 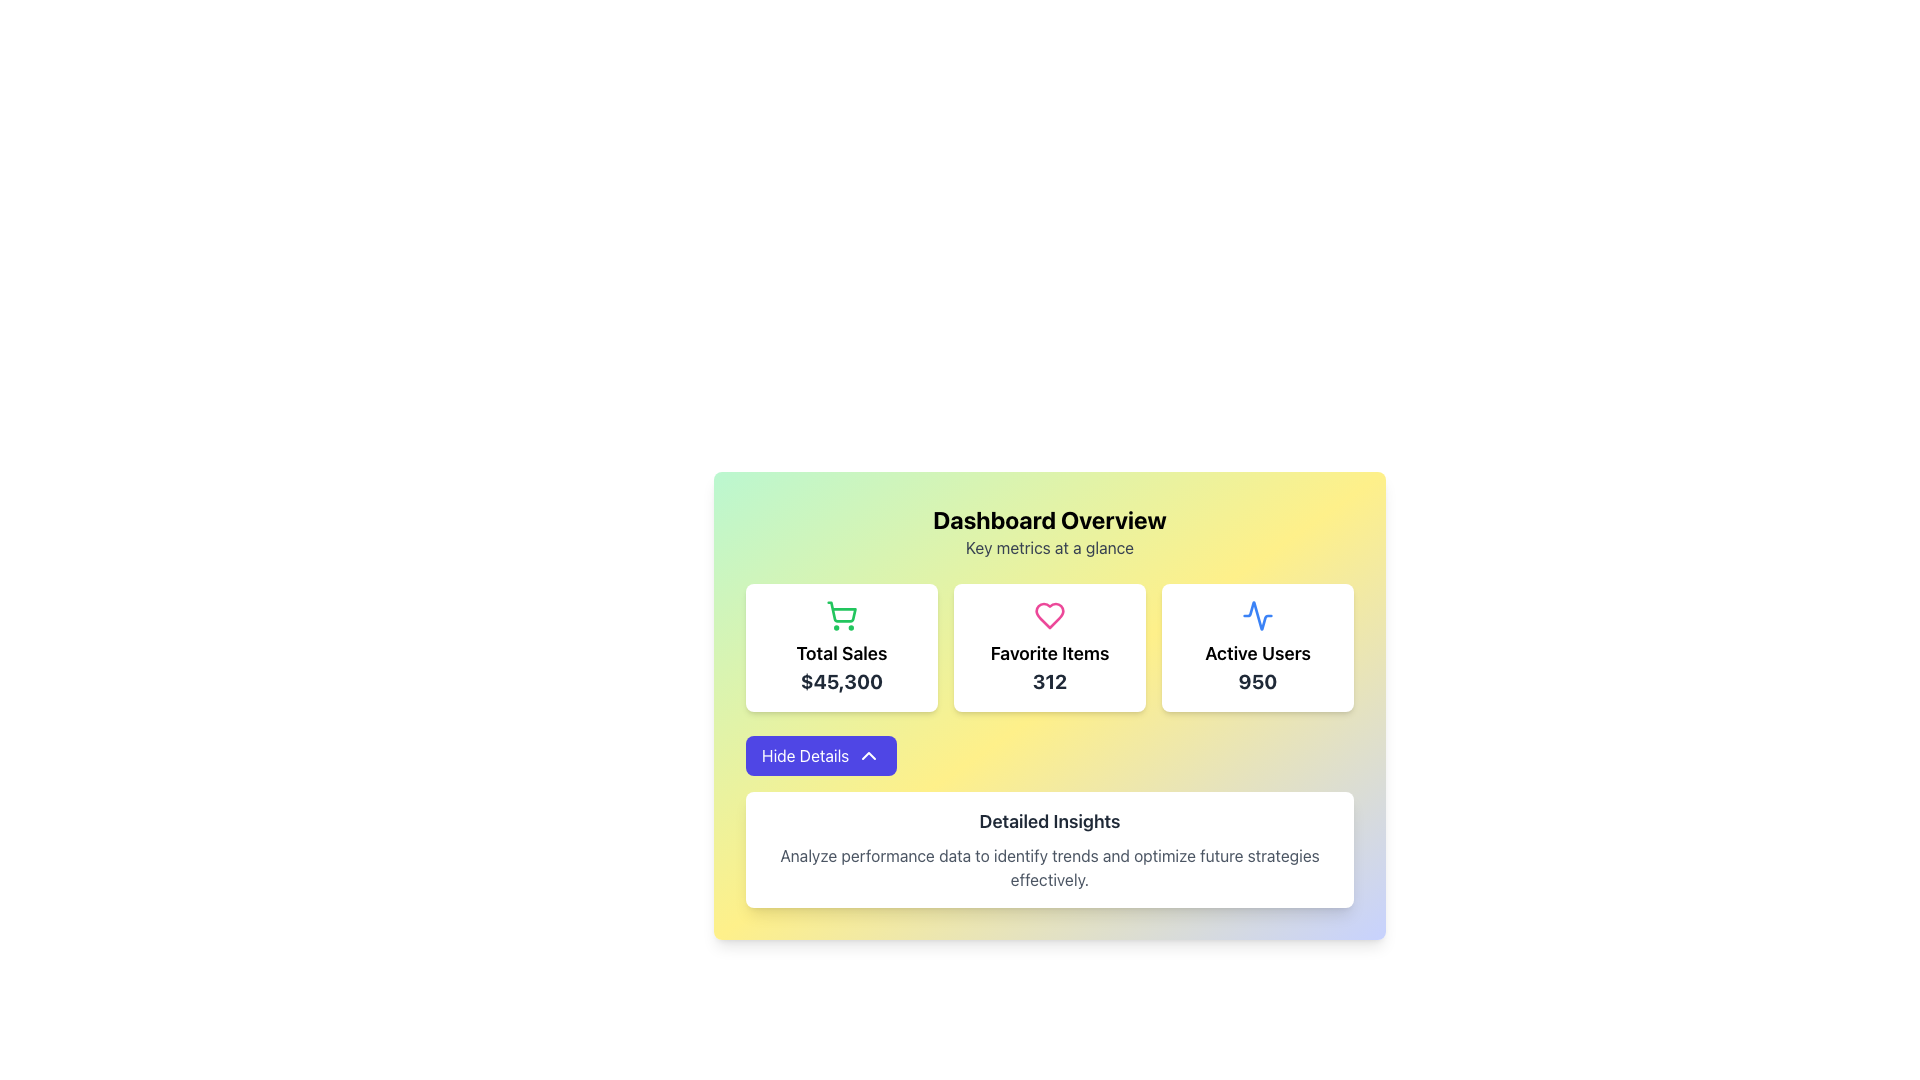 I want to click on the static text displaying '312', which is located within the 'Favorite Items' card, centered below the title, so click(x=1049, y=681).